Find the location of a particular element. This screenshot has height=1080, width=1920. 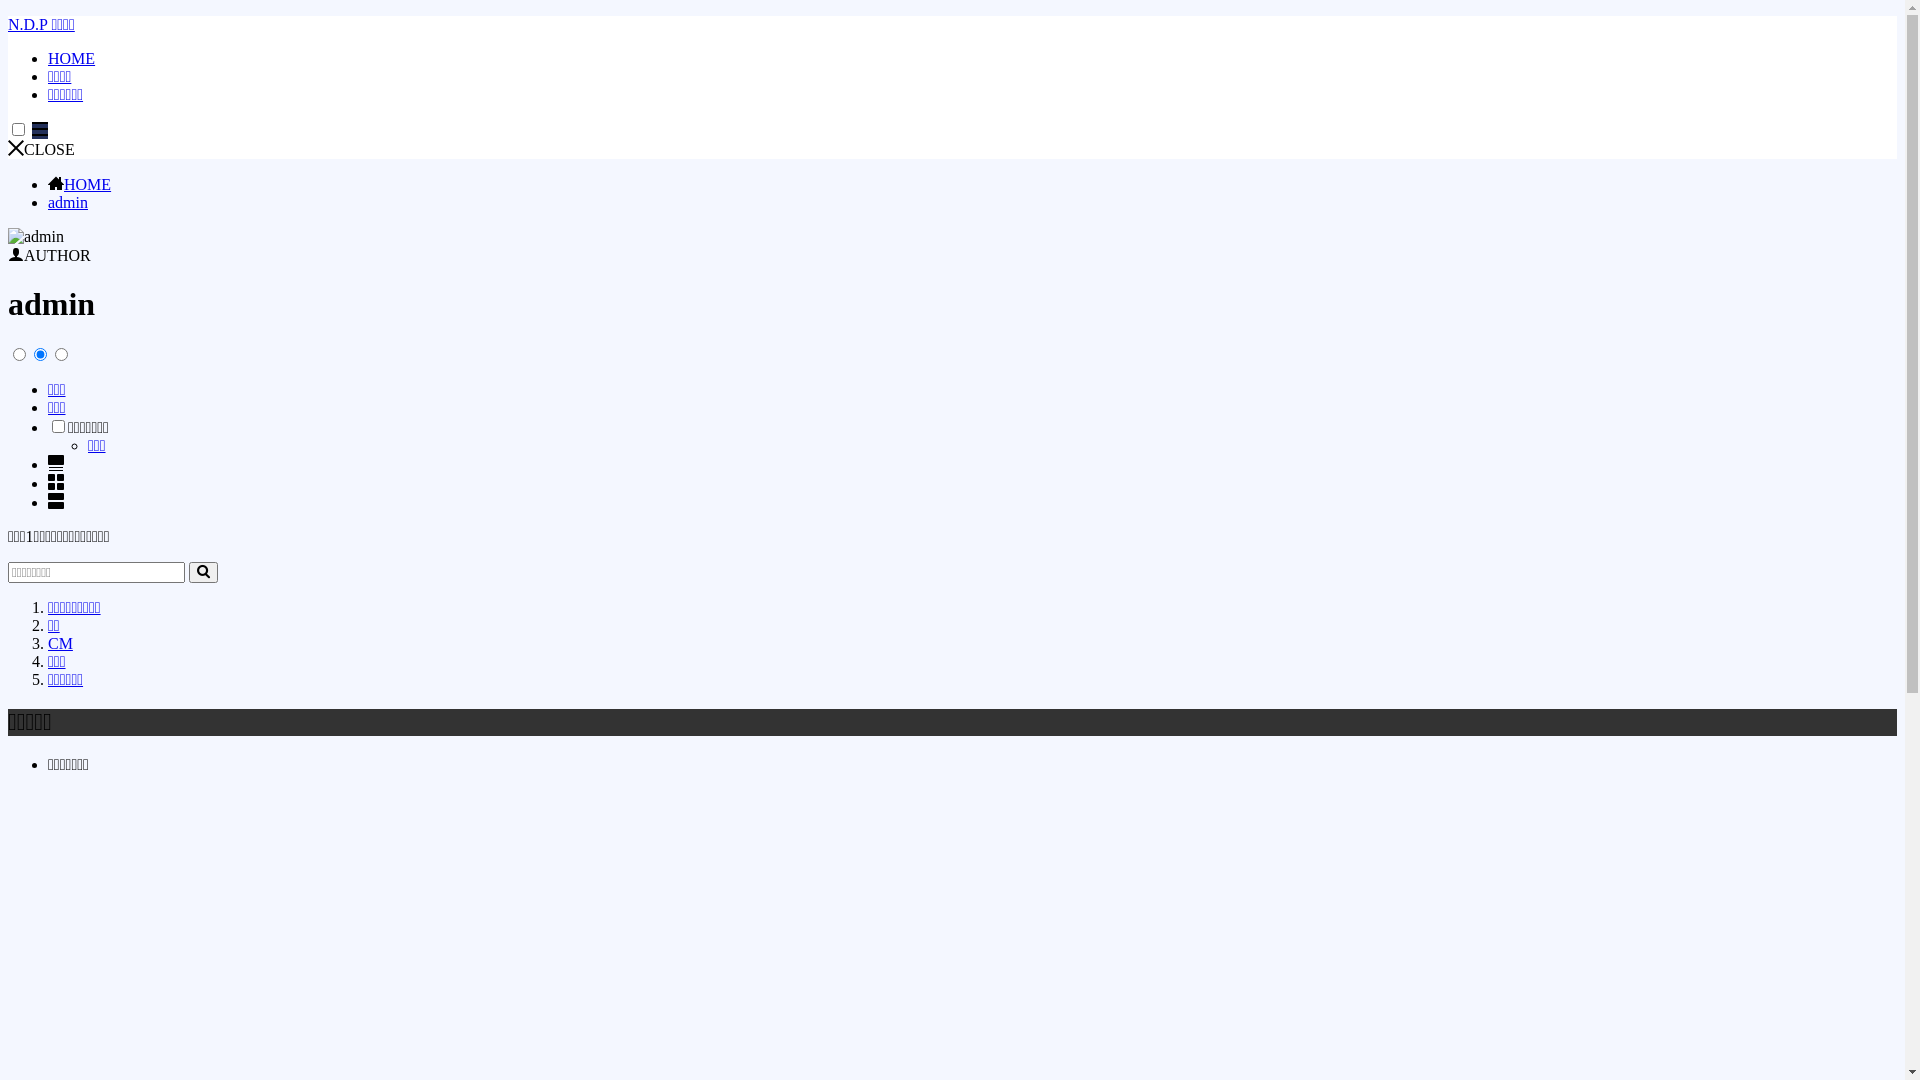

'CM' is located at coordinates (60, 643).